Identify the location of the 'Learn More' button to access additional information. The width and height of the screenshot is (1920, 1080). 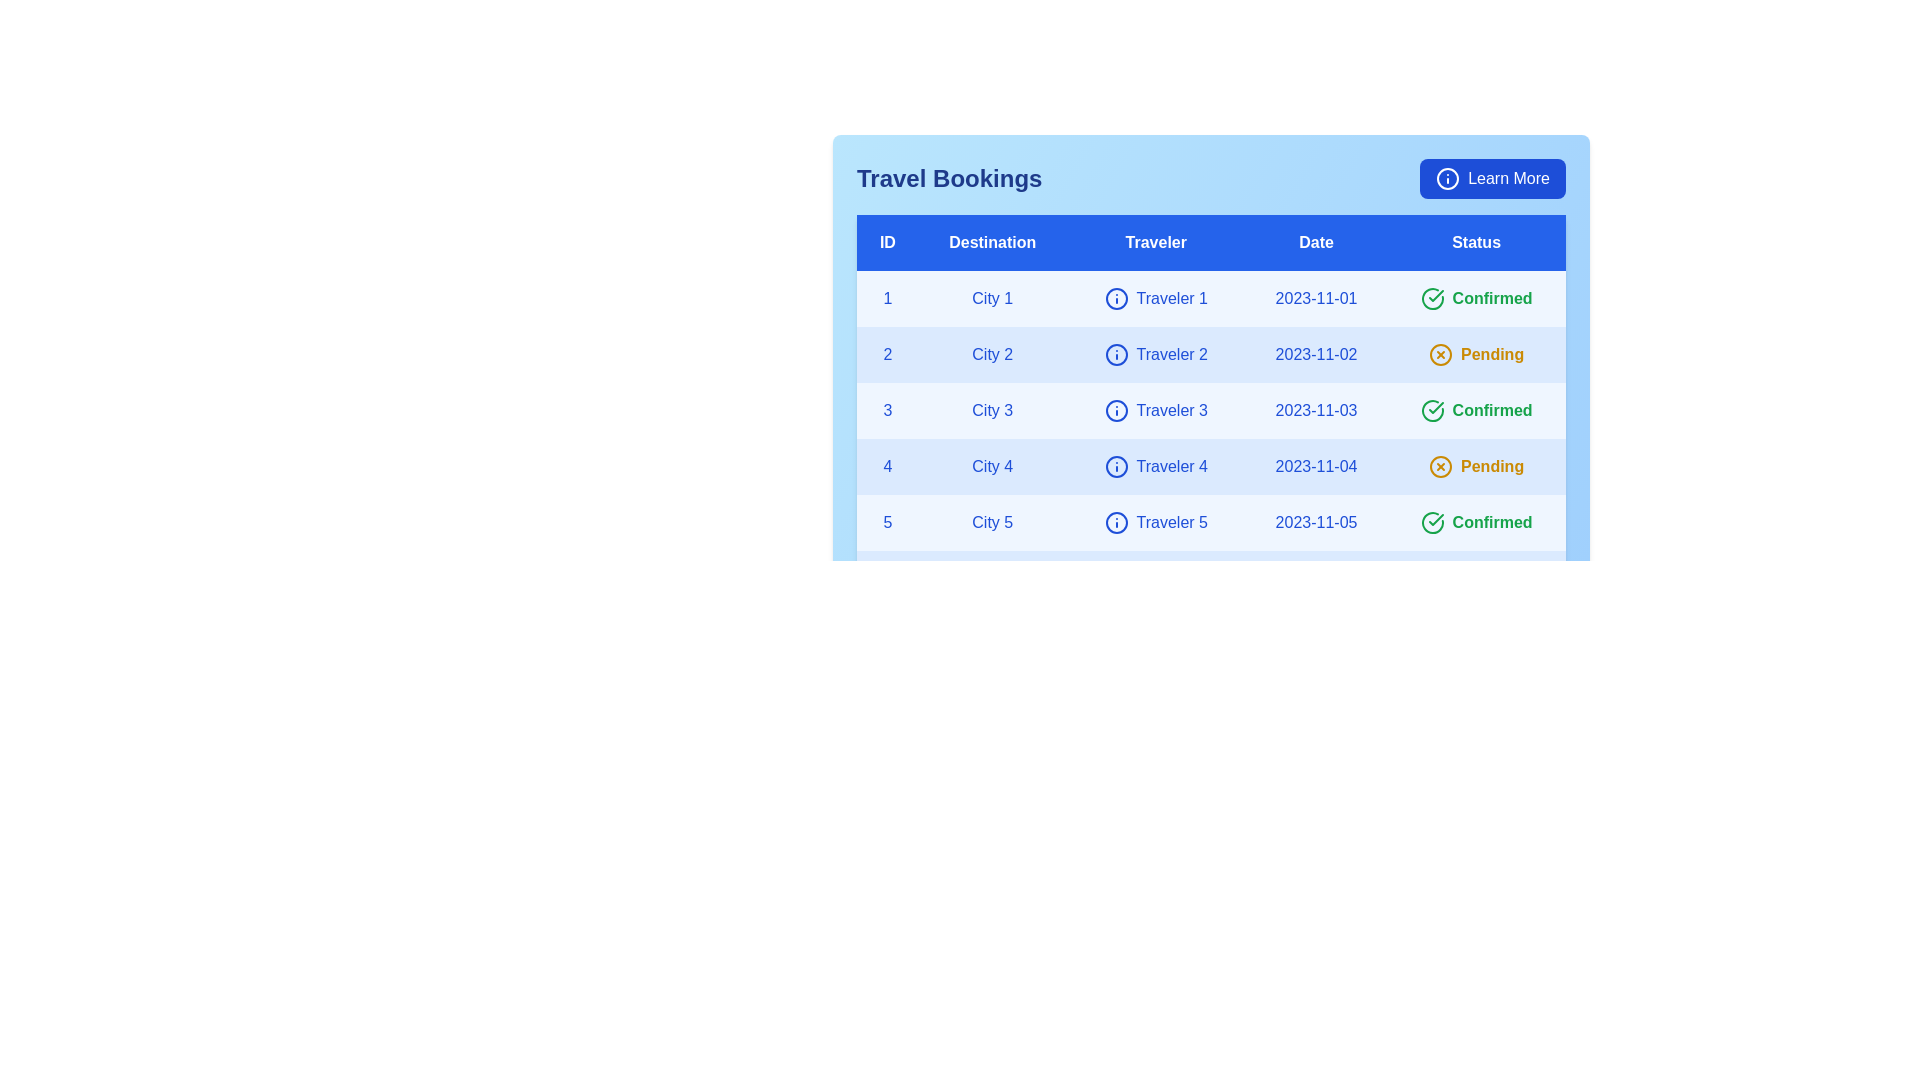
(1493, 177).